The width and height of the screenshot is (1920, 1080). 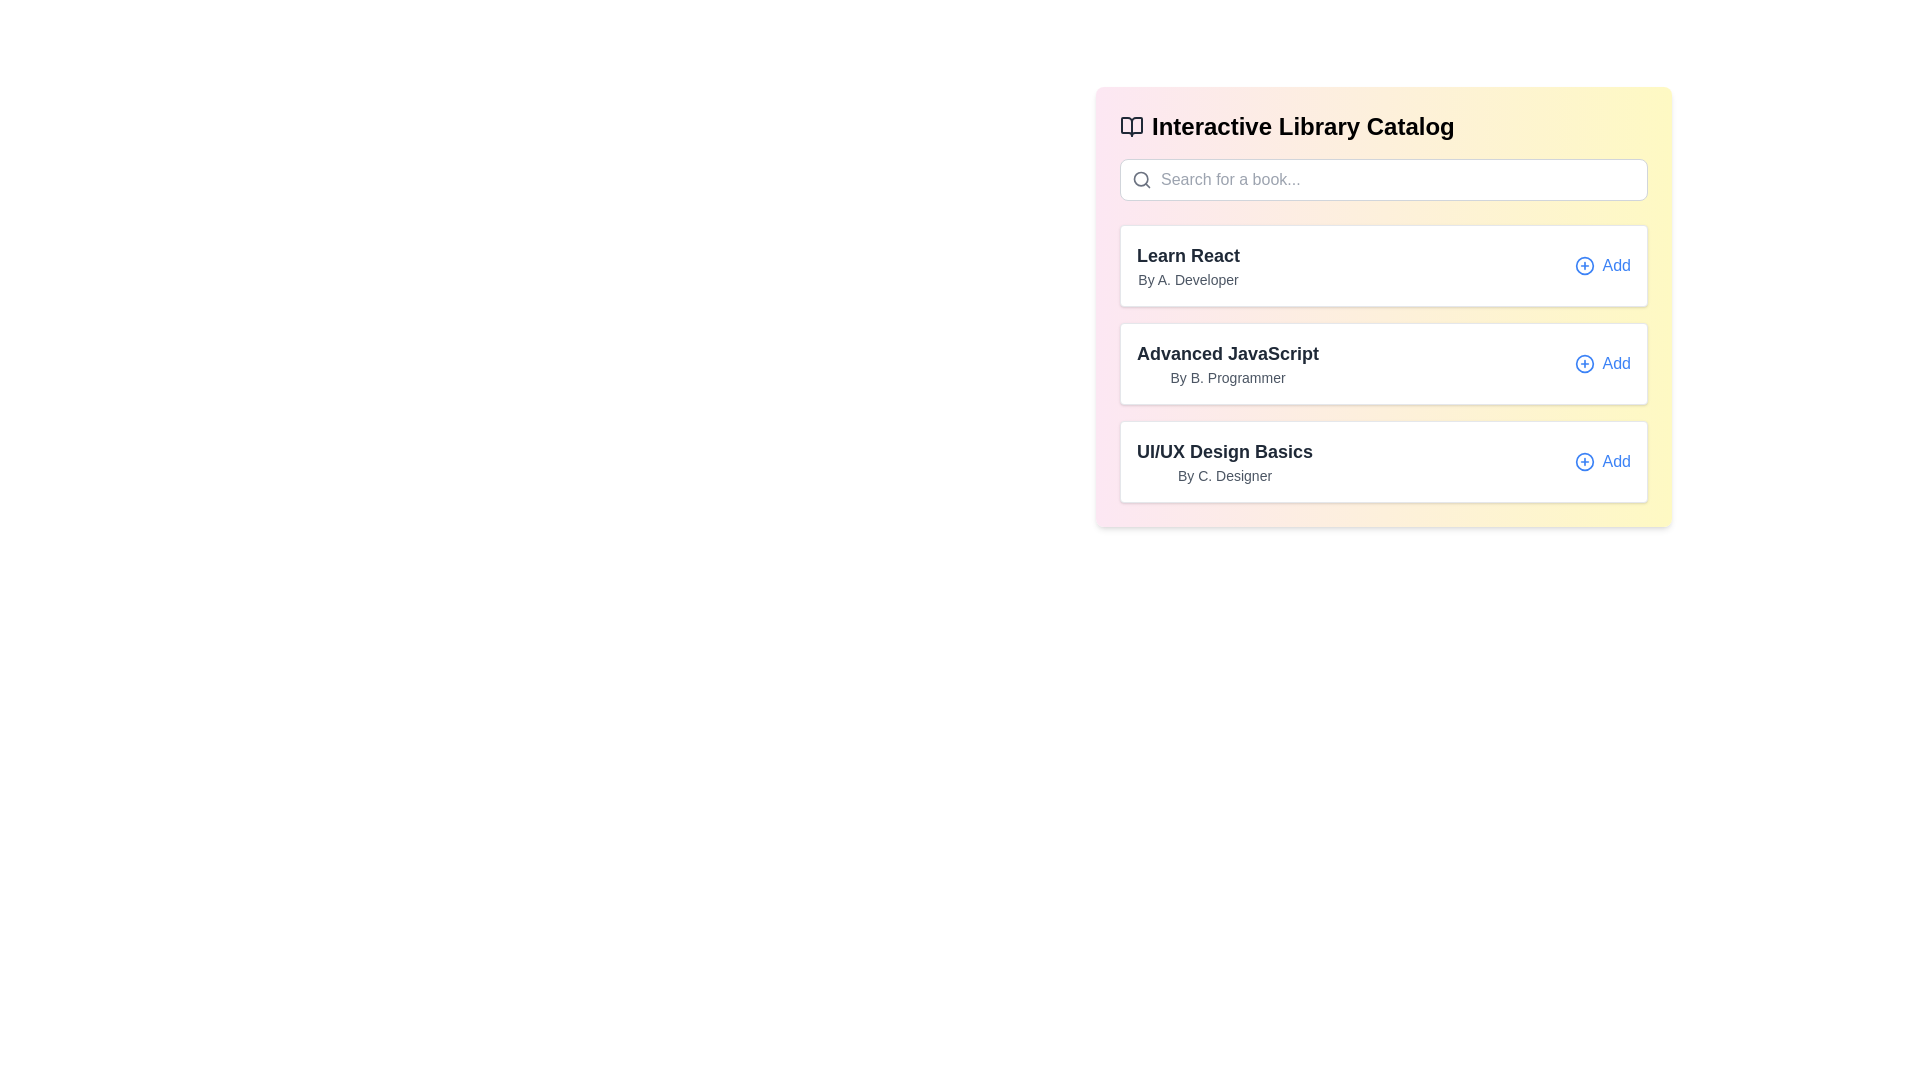 What do you see at coordinates (1132, 127) in the screenshot?
I see `the left half of the book icon that is part of the 'Interactive Library Catalog' heading, located near the top-left corner of the application interface` at bounding box center [1132, 127].